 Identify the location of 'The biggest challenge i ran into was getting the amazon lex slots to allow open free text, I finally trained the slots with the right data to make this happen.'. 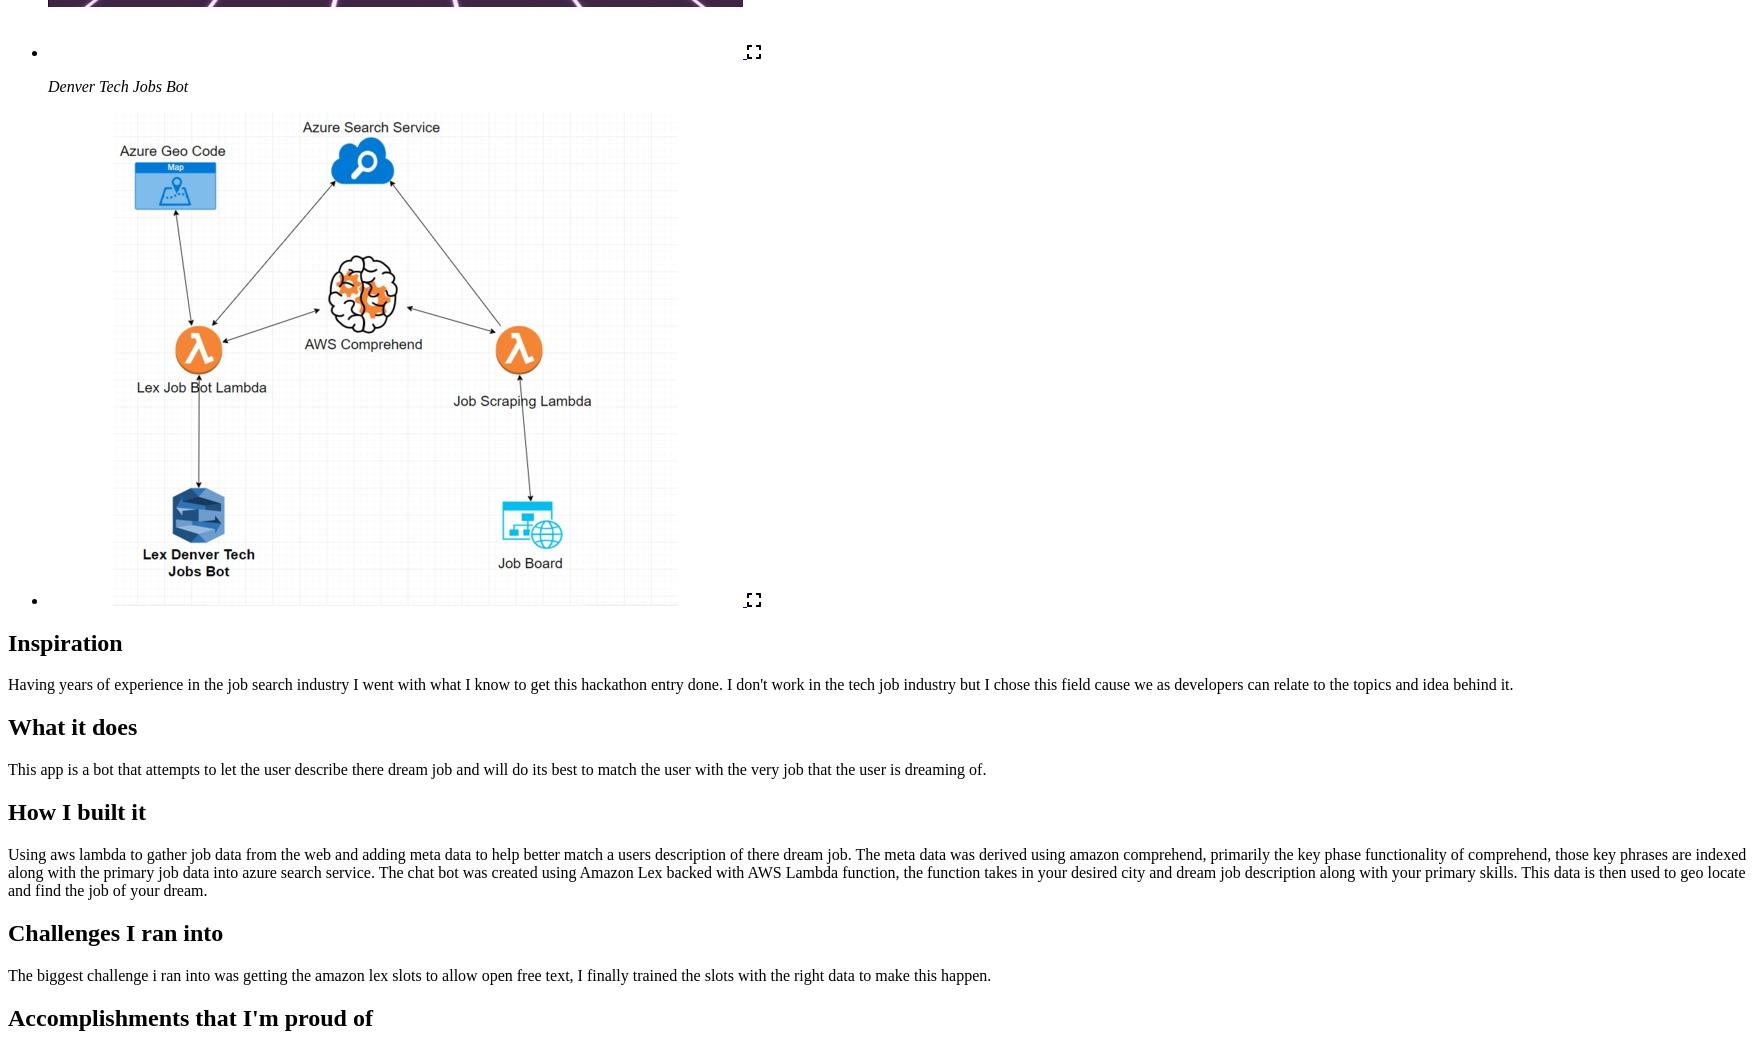
(499, 974).